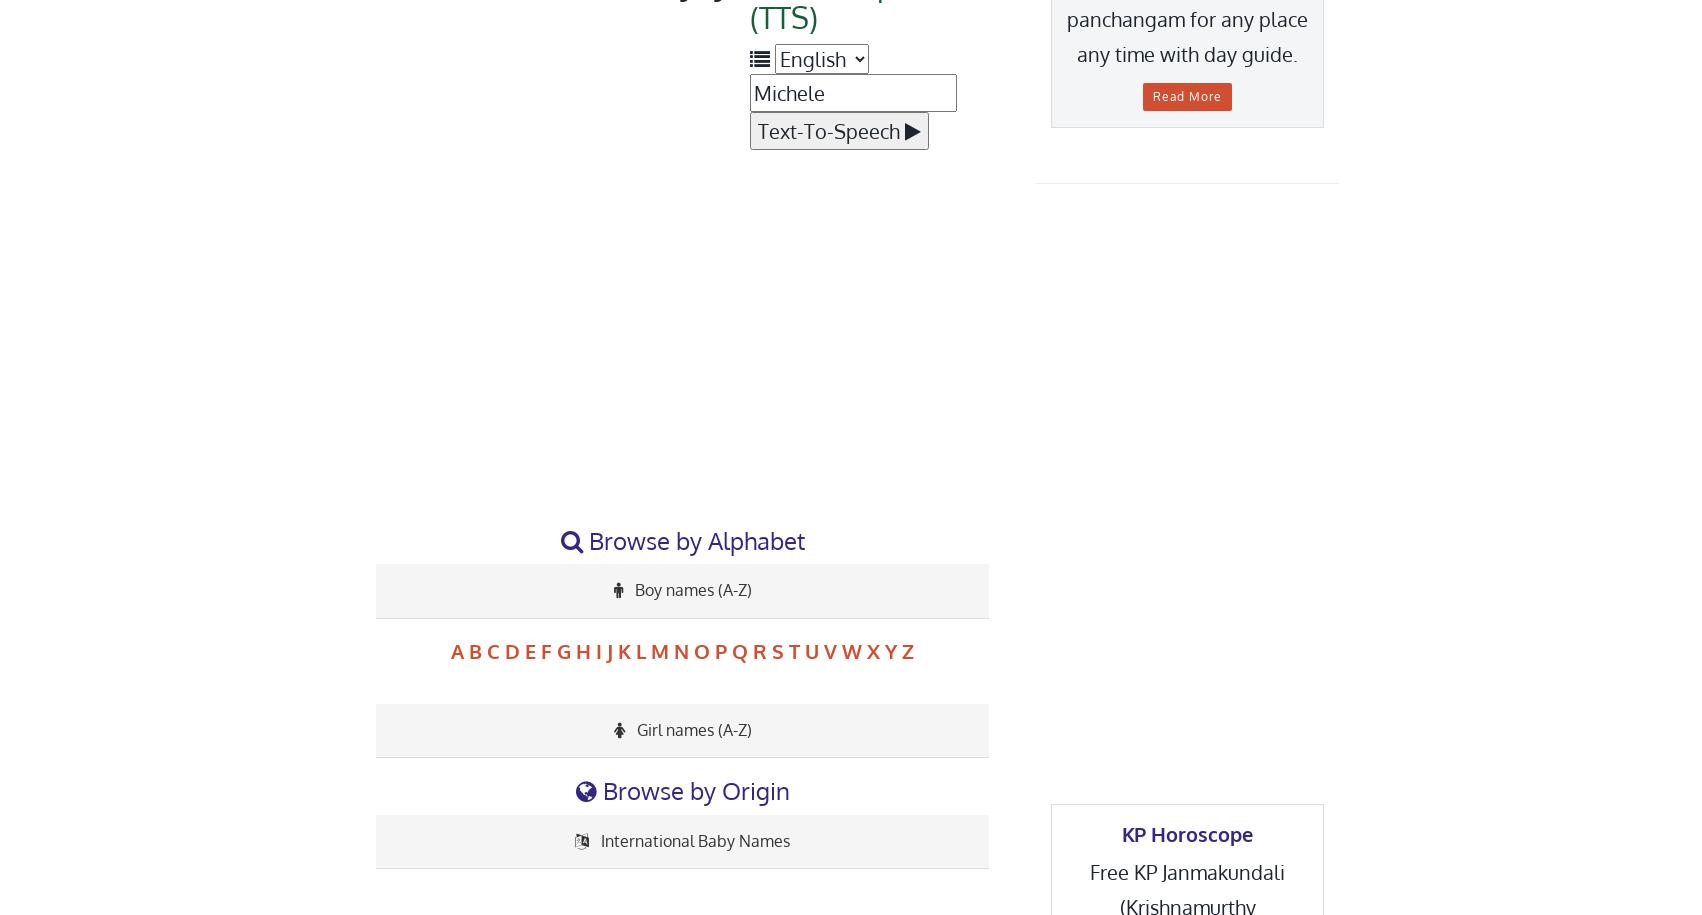  Describe the element at coordinates (598, 650) in the screenshot. I see `'I'` at that location.